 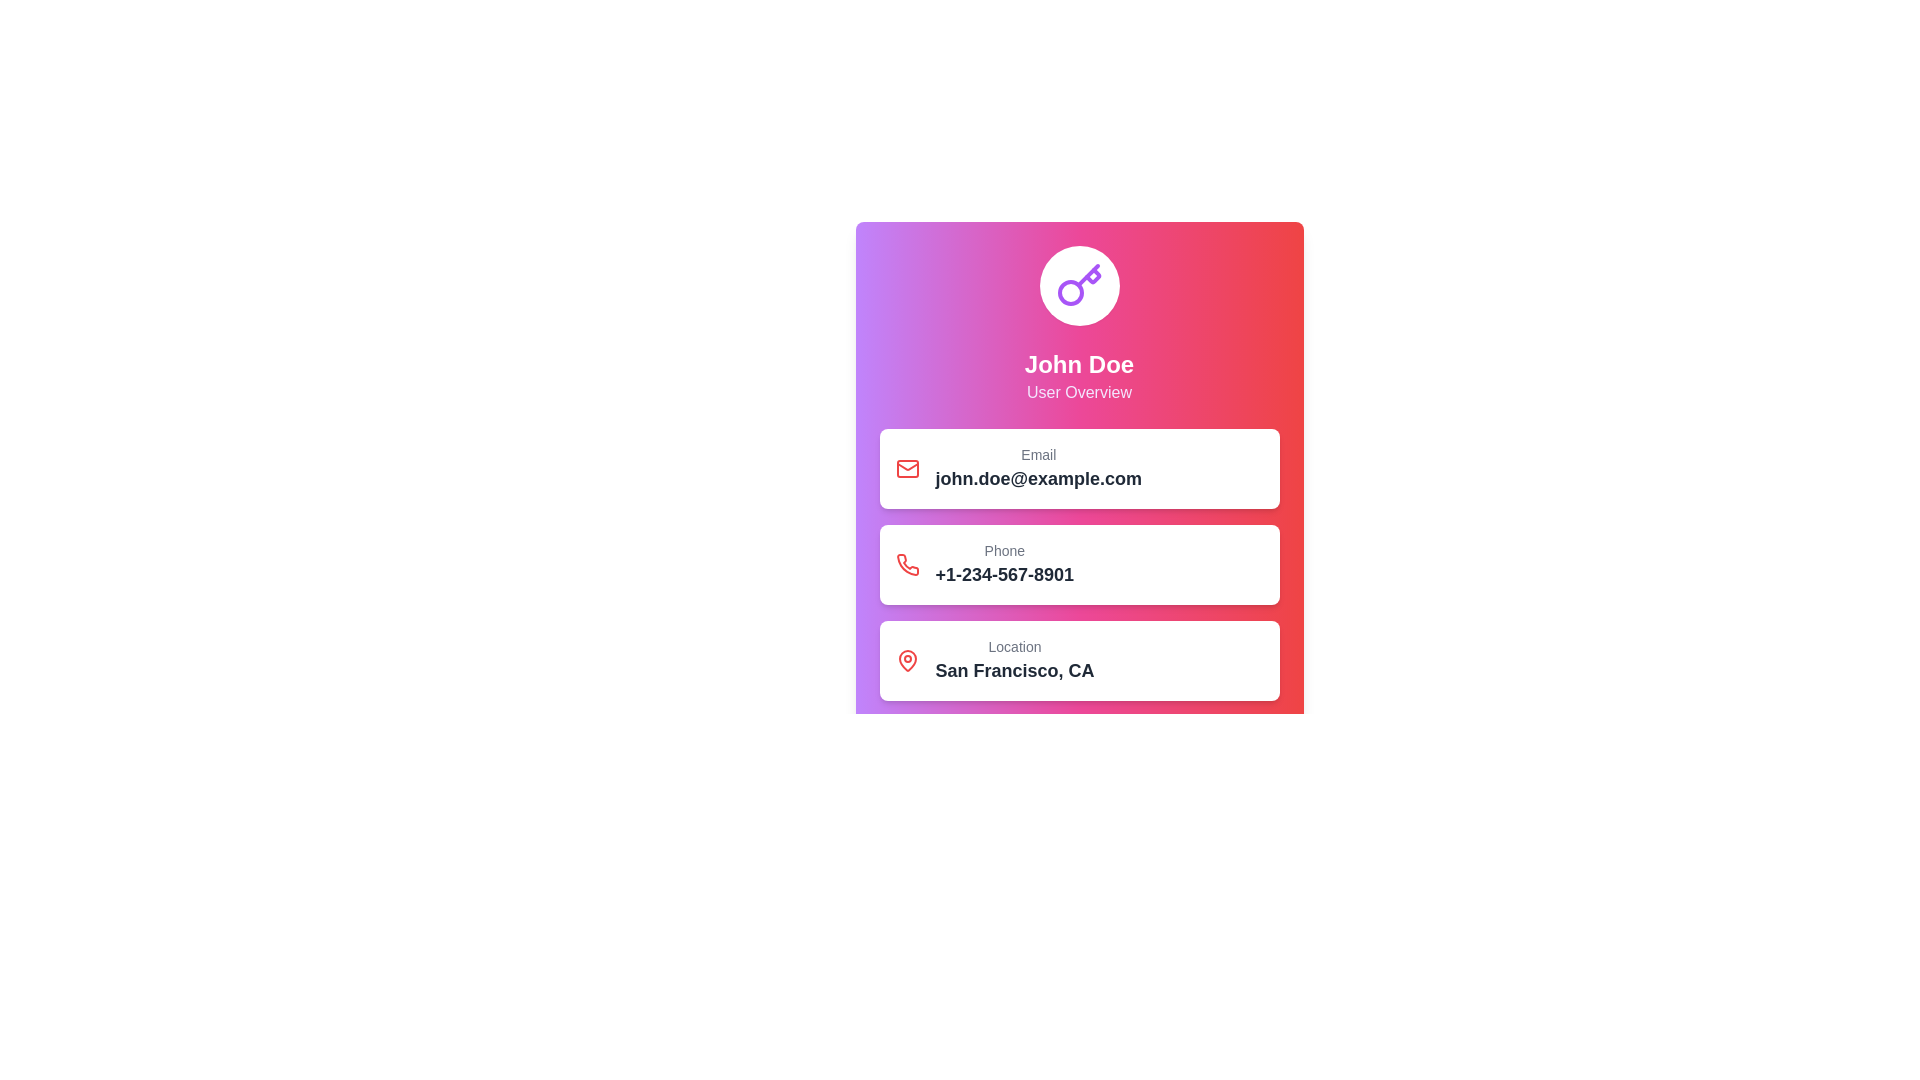 What do you see at coordinates (1015, 660) in the screenshot?
I see `the Location text block displaying 'Location' in gray above 'San Francisco, CA' in black, which is the fourth highlighted block on the card` at bounding box center [1015, 660].